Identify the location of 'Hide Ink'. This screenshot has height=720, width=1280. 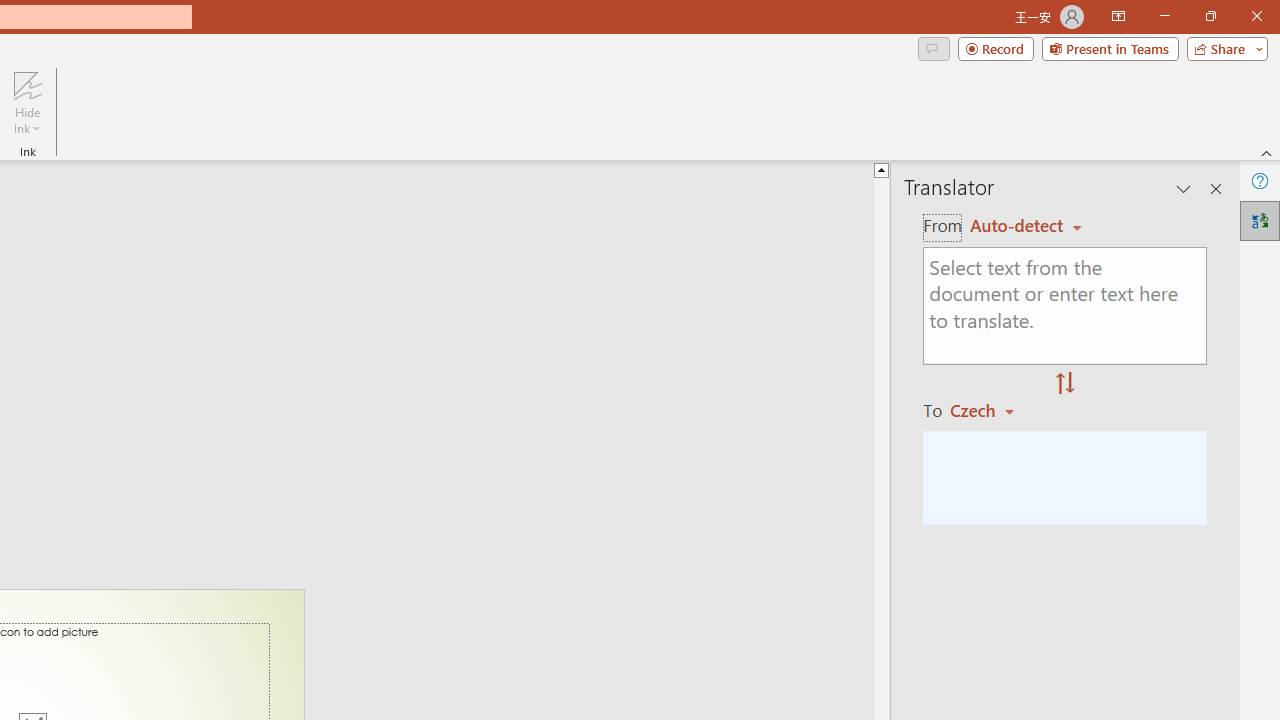
(27, 84).